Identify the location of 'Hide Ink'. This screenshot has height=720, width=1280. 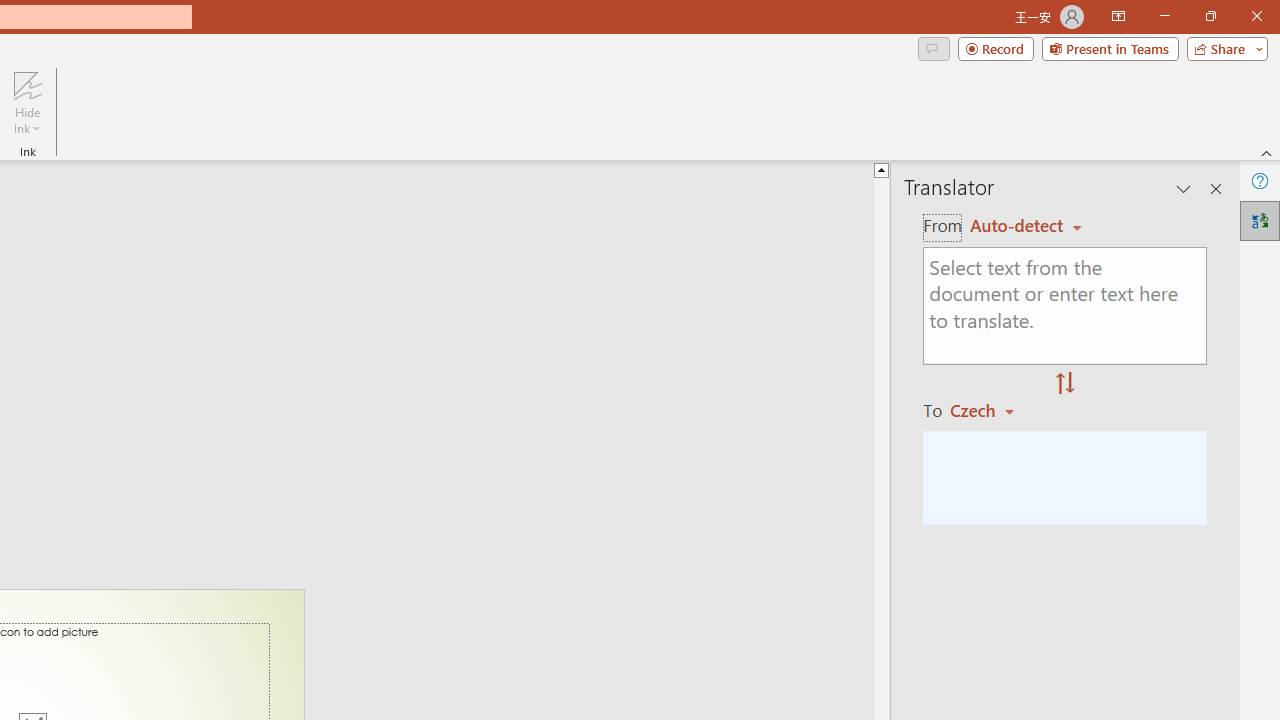
(27, 84).